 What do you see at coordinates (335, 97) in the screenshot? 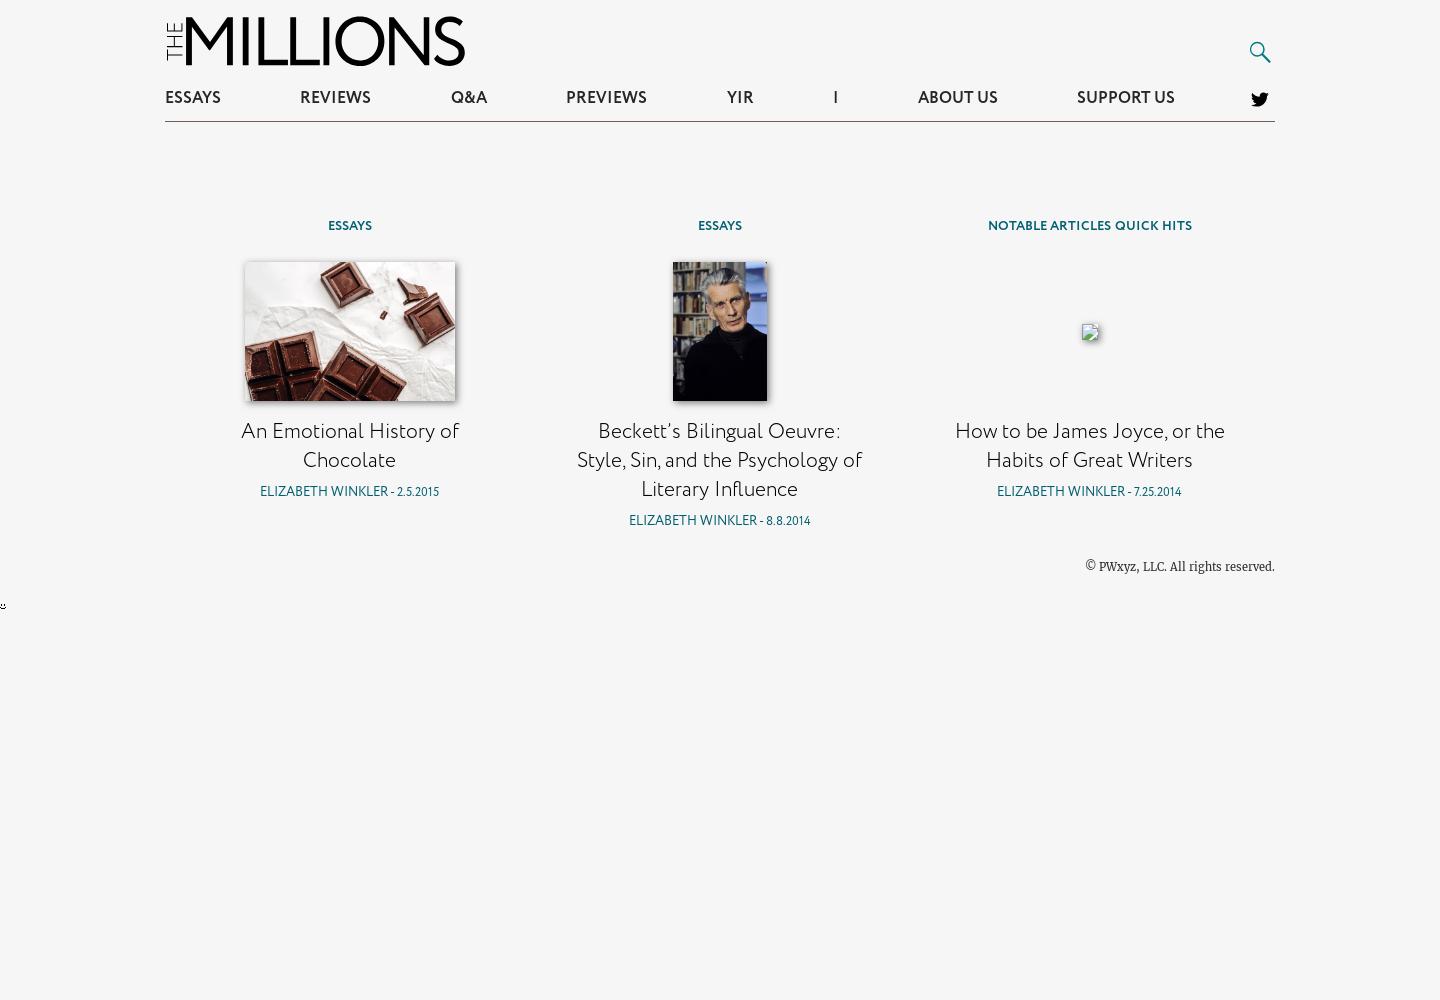
I see `'Reviews'` at bounding box center [335, 97].